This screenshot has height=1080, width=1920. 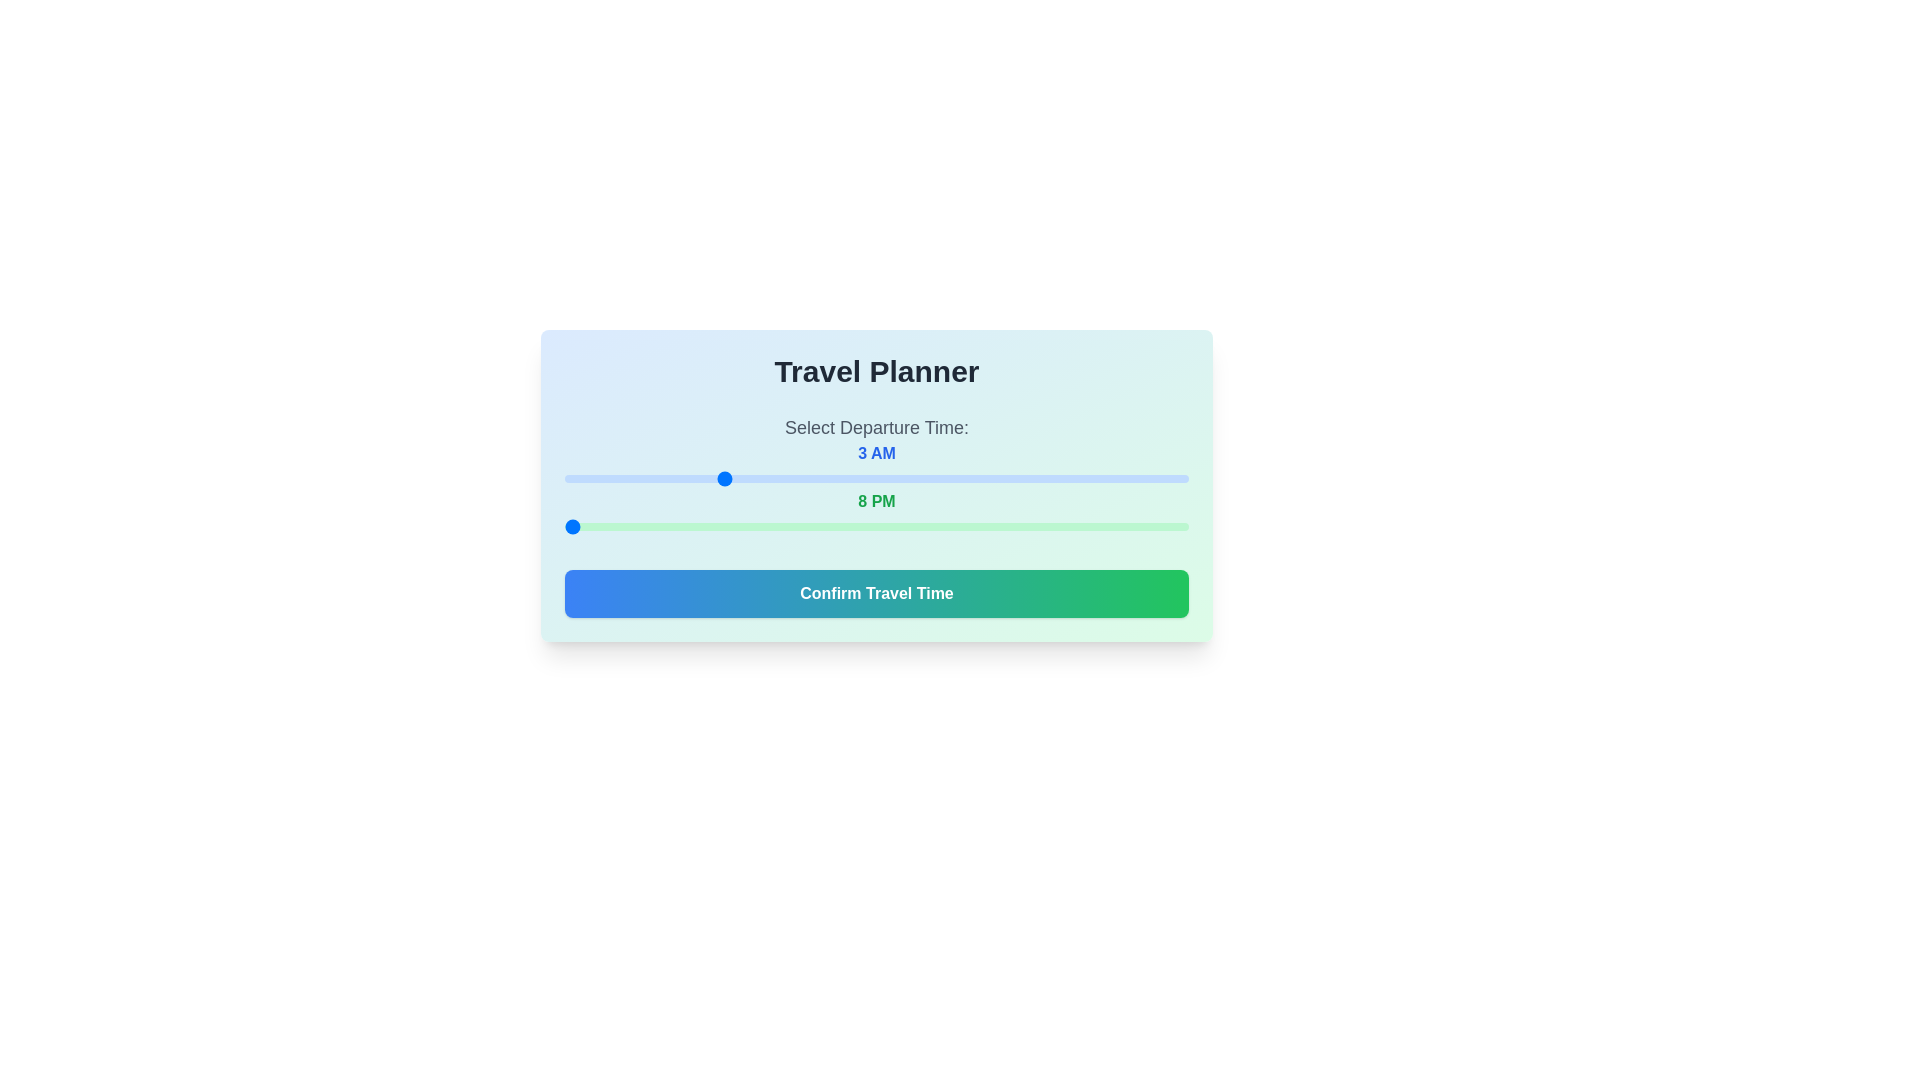 What do you see at coordinates (771, 478) in the screenshot?
I see `departure time` at bounding box center [771, 478].